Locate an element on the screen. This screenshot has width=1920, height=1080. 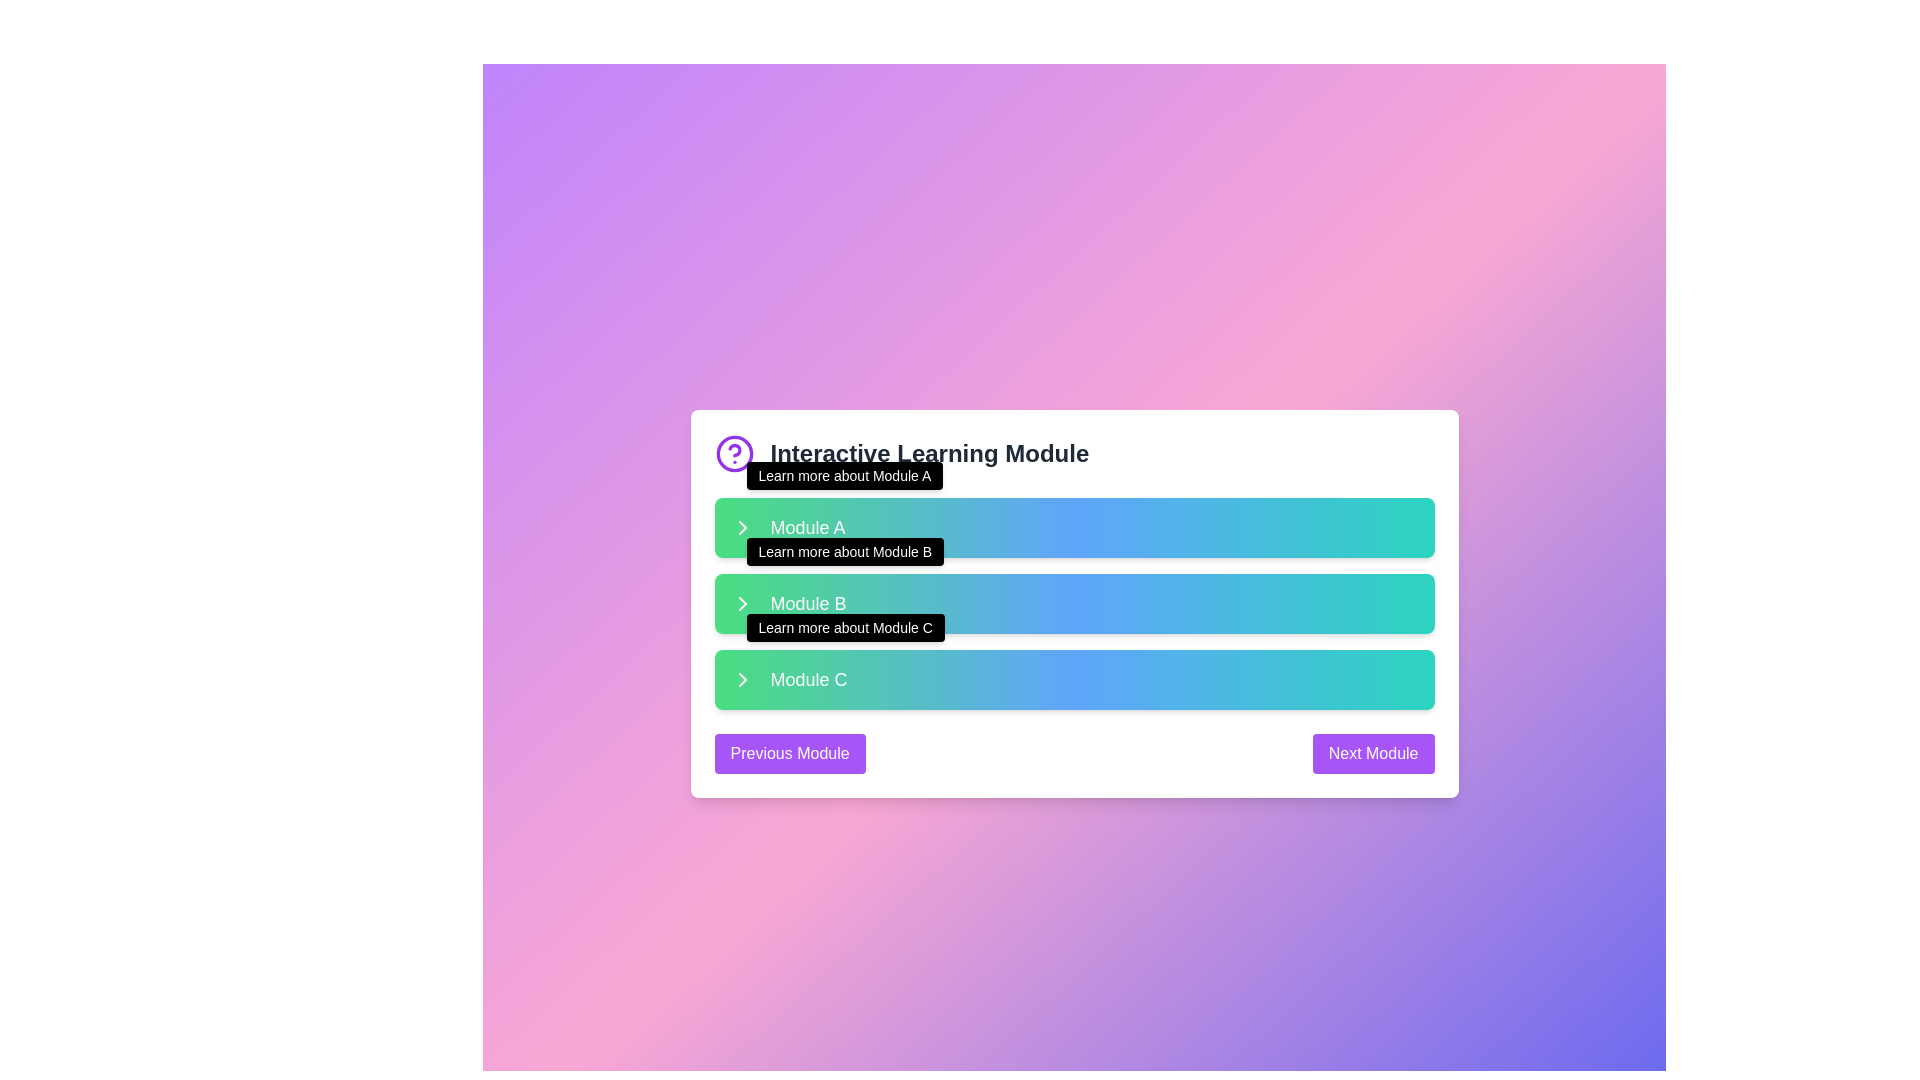
the chevron icon located at the left edge of the 'Module B' entry in the list of modules is located at coordinates (741, 603).